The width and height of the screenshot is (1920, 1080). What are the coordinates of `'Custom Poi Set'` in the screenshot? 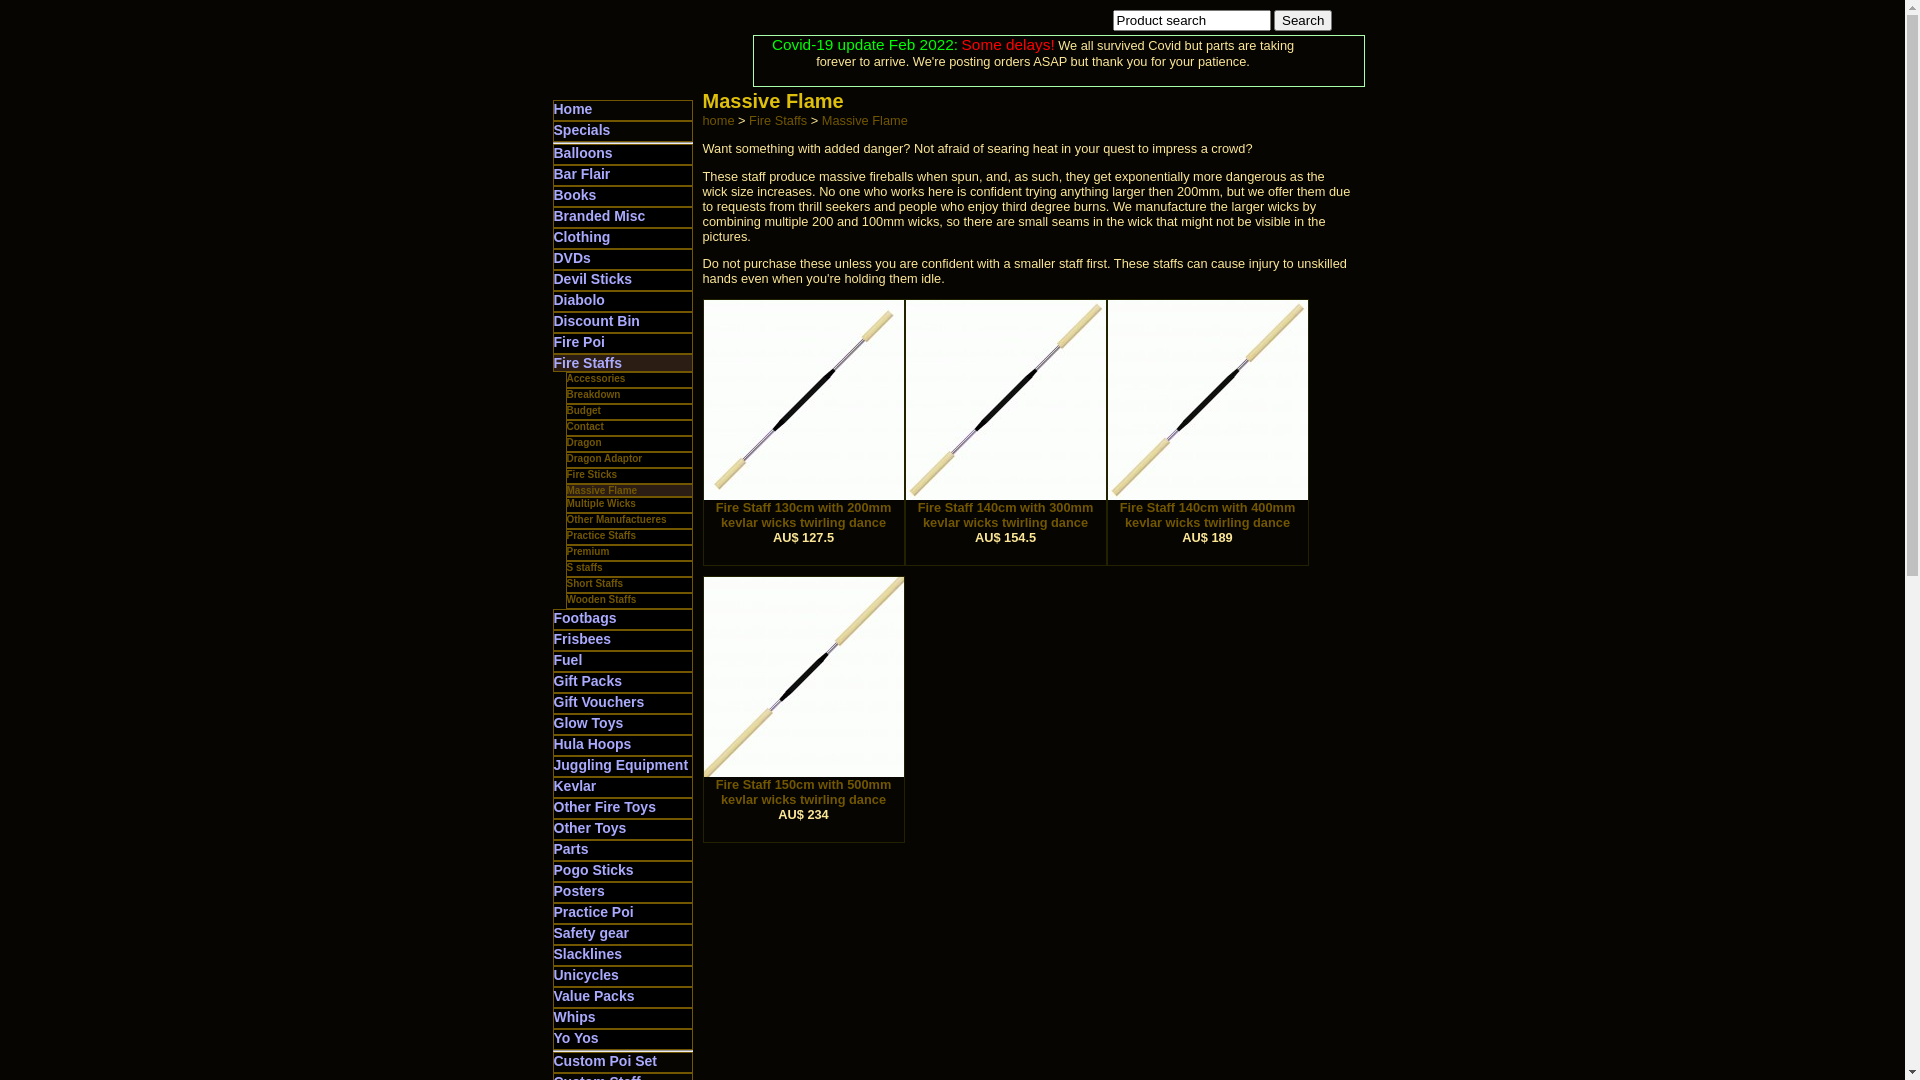 It's located at (604, 1059).